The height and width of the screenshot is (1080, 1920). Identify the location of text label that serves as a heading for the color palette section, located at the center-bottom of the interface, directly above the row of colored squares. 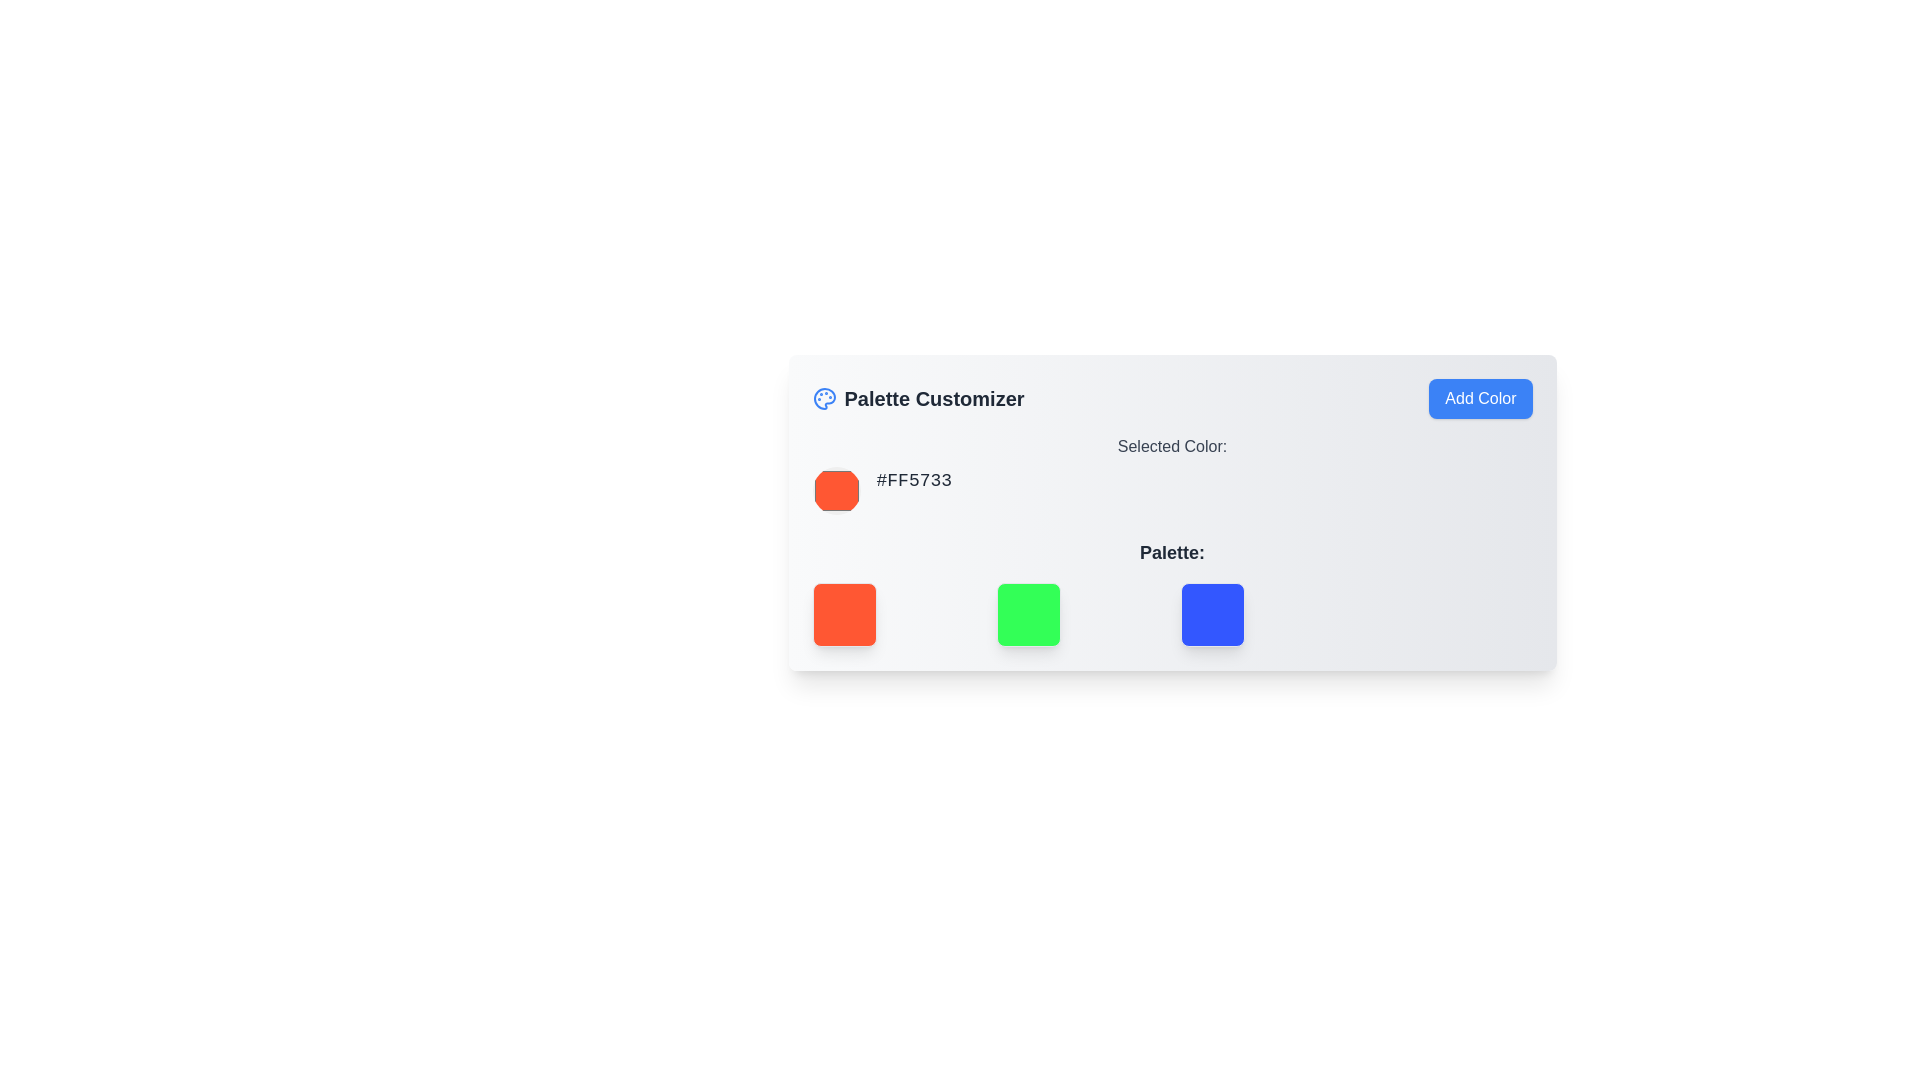
(1172, 552).